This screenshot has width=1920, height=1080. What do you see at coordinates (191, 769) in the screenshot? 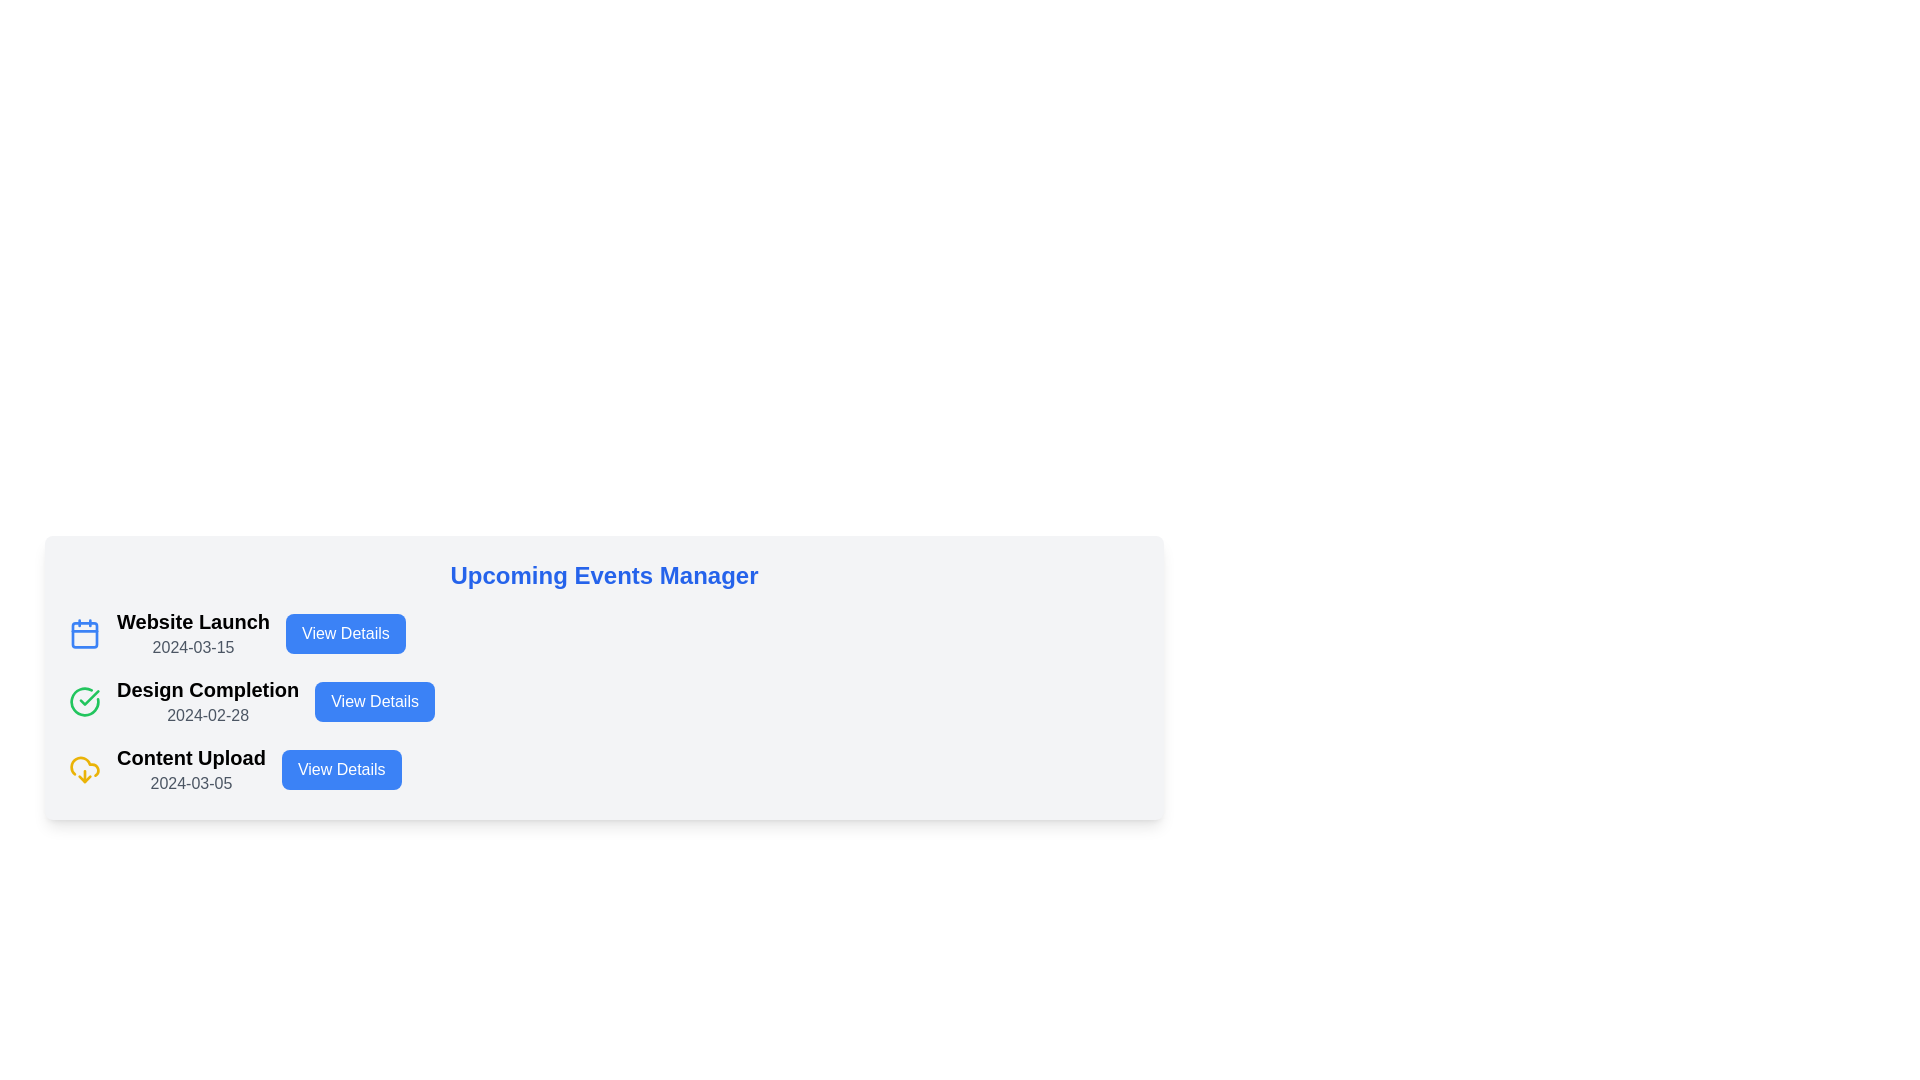
I see `the 'Content Upload' textual information display` at bounding box center [191, 769].